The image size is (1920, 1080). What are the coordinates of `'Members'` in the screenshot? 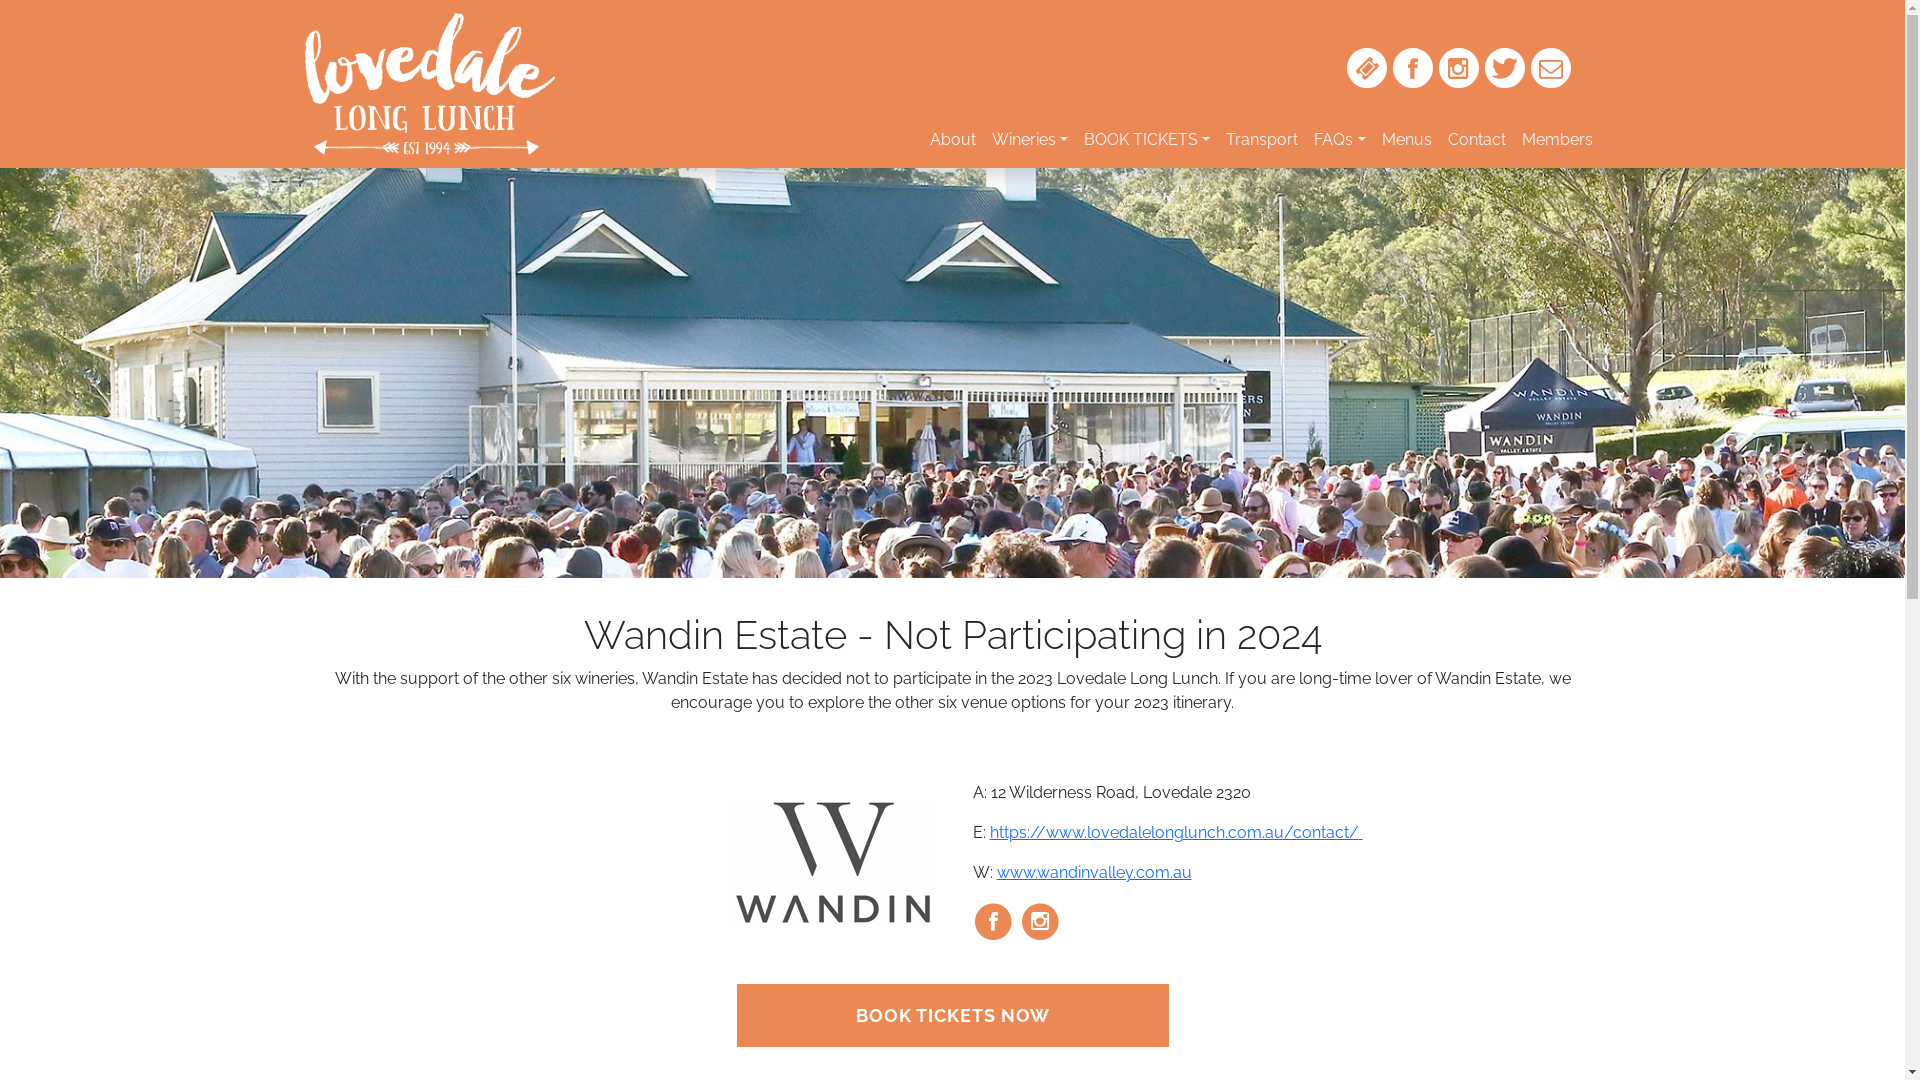 It's located at (1556, 138).